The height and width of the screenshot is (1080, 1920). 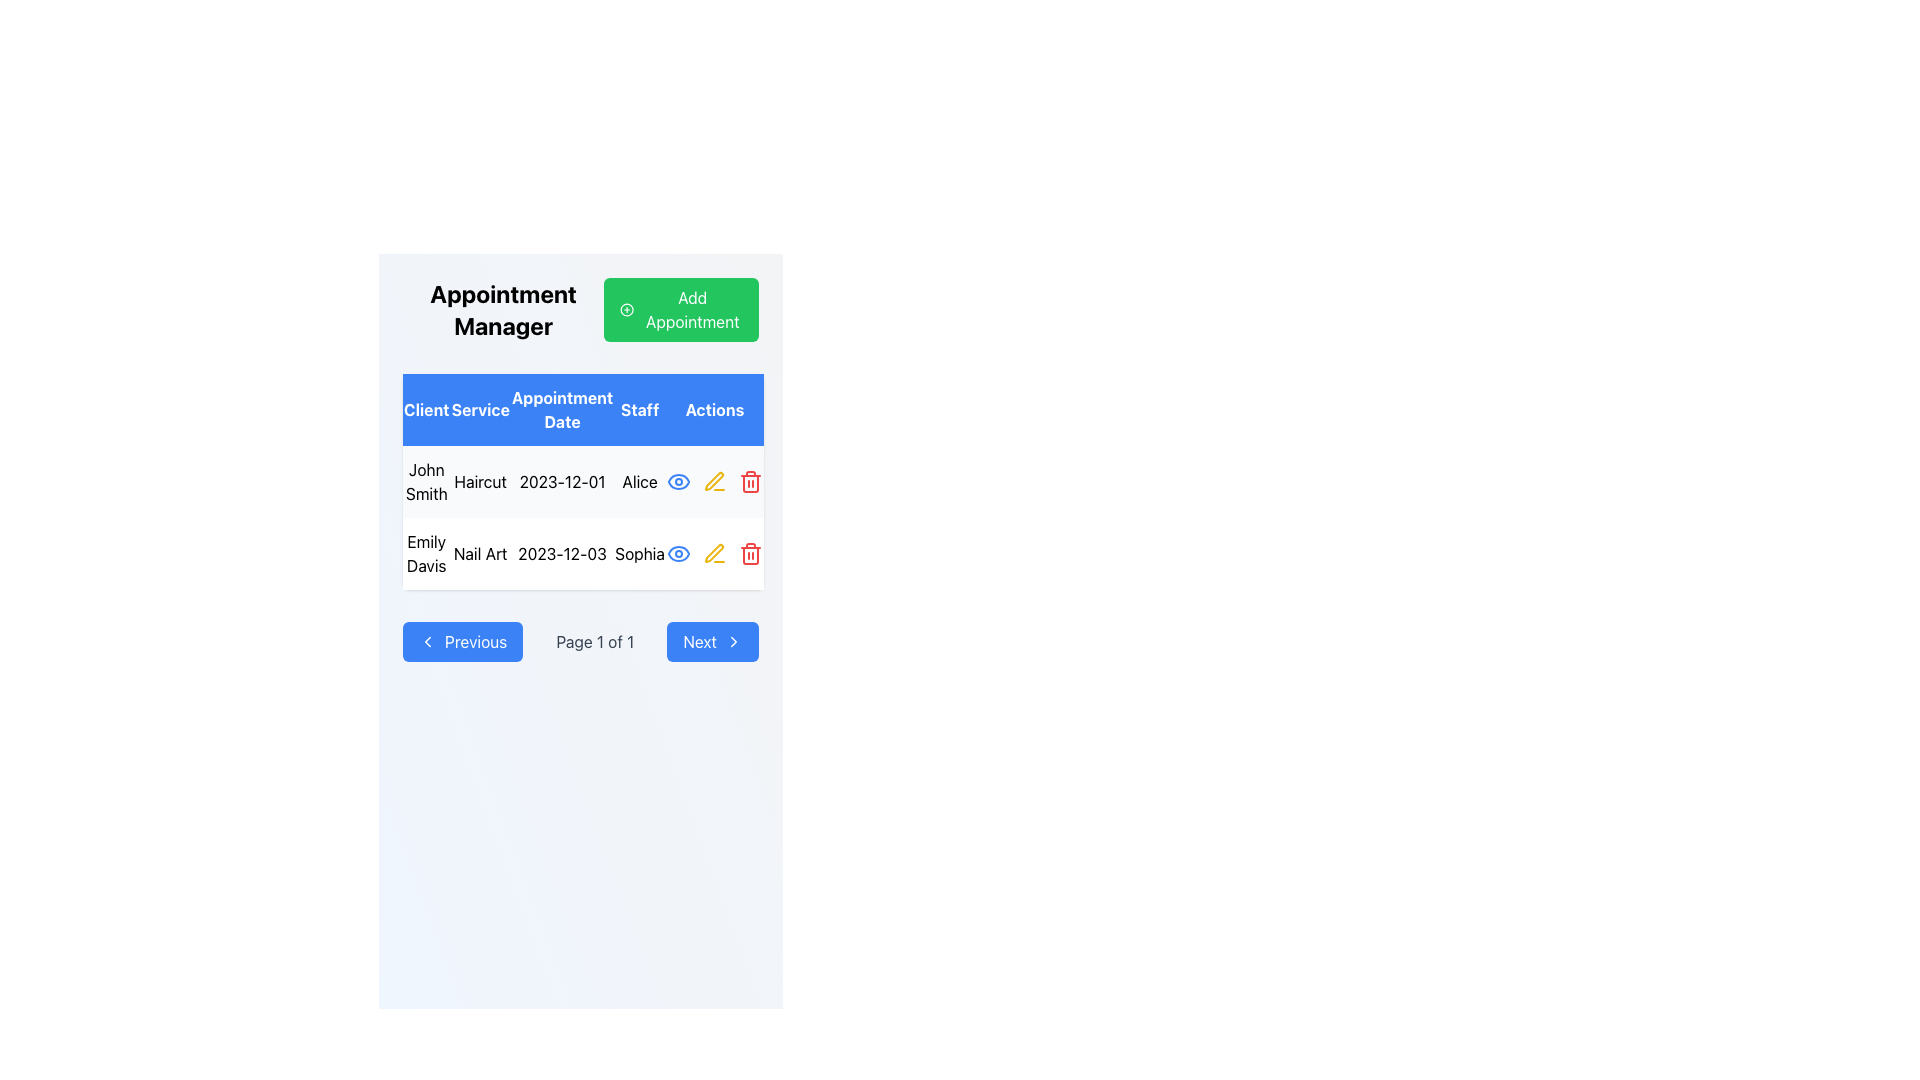 I want to click on text label 'Actions' located in the top-right corner of the table header row, which is a blue box with white text, so click(x=714, y=408).